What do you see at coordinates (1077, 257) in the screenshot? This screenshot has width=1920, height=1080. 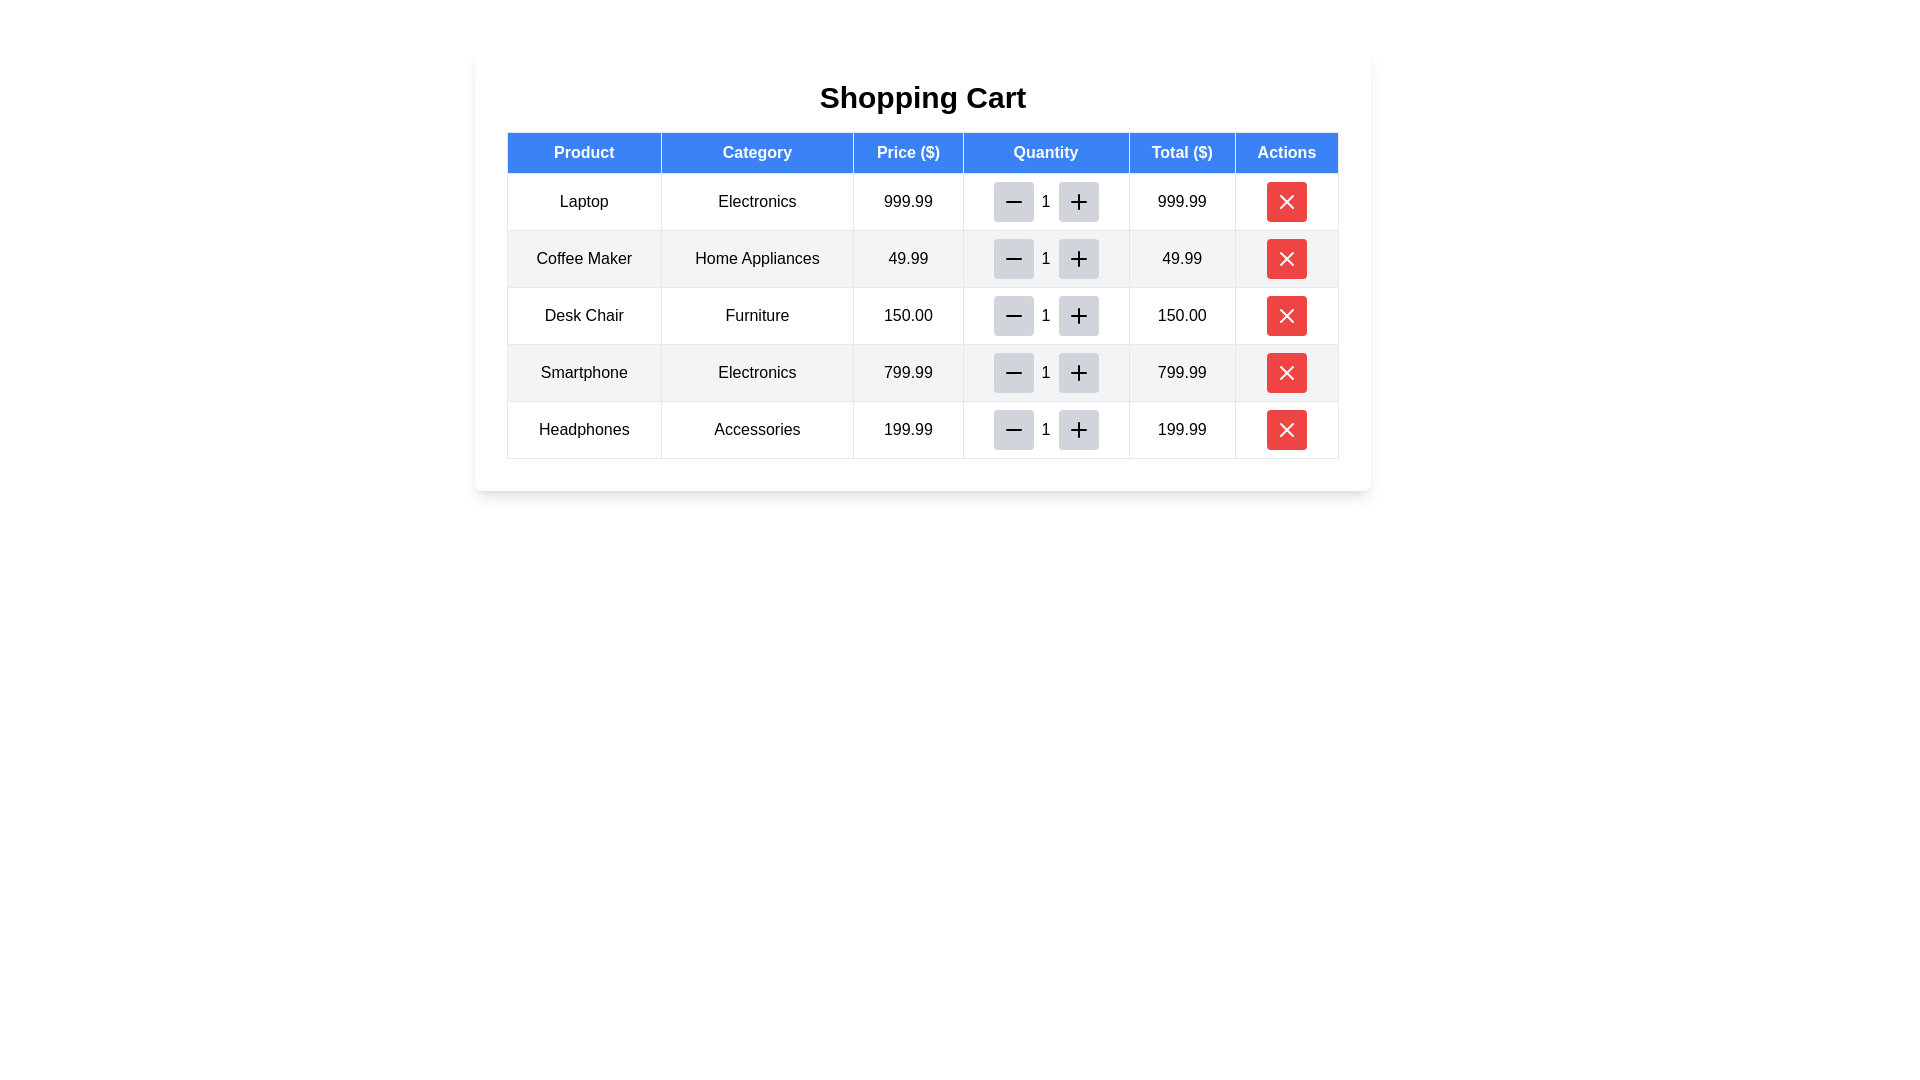 I see `the '+' button located in the Quantity column of the second row ('Home Appliances') in the table` at bounding box center [1077, 257].